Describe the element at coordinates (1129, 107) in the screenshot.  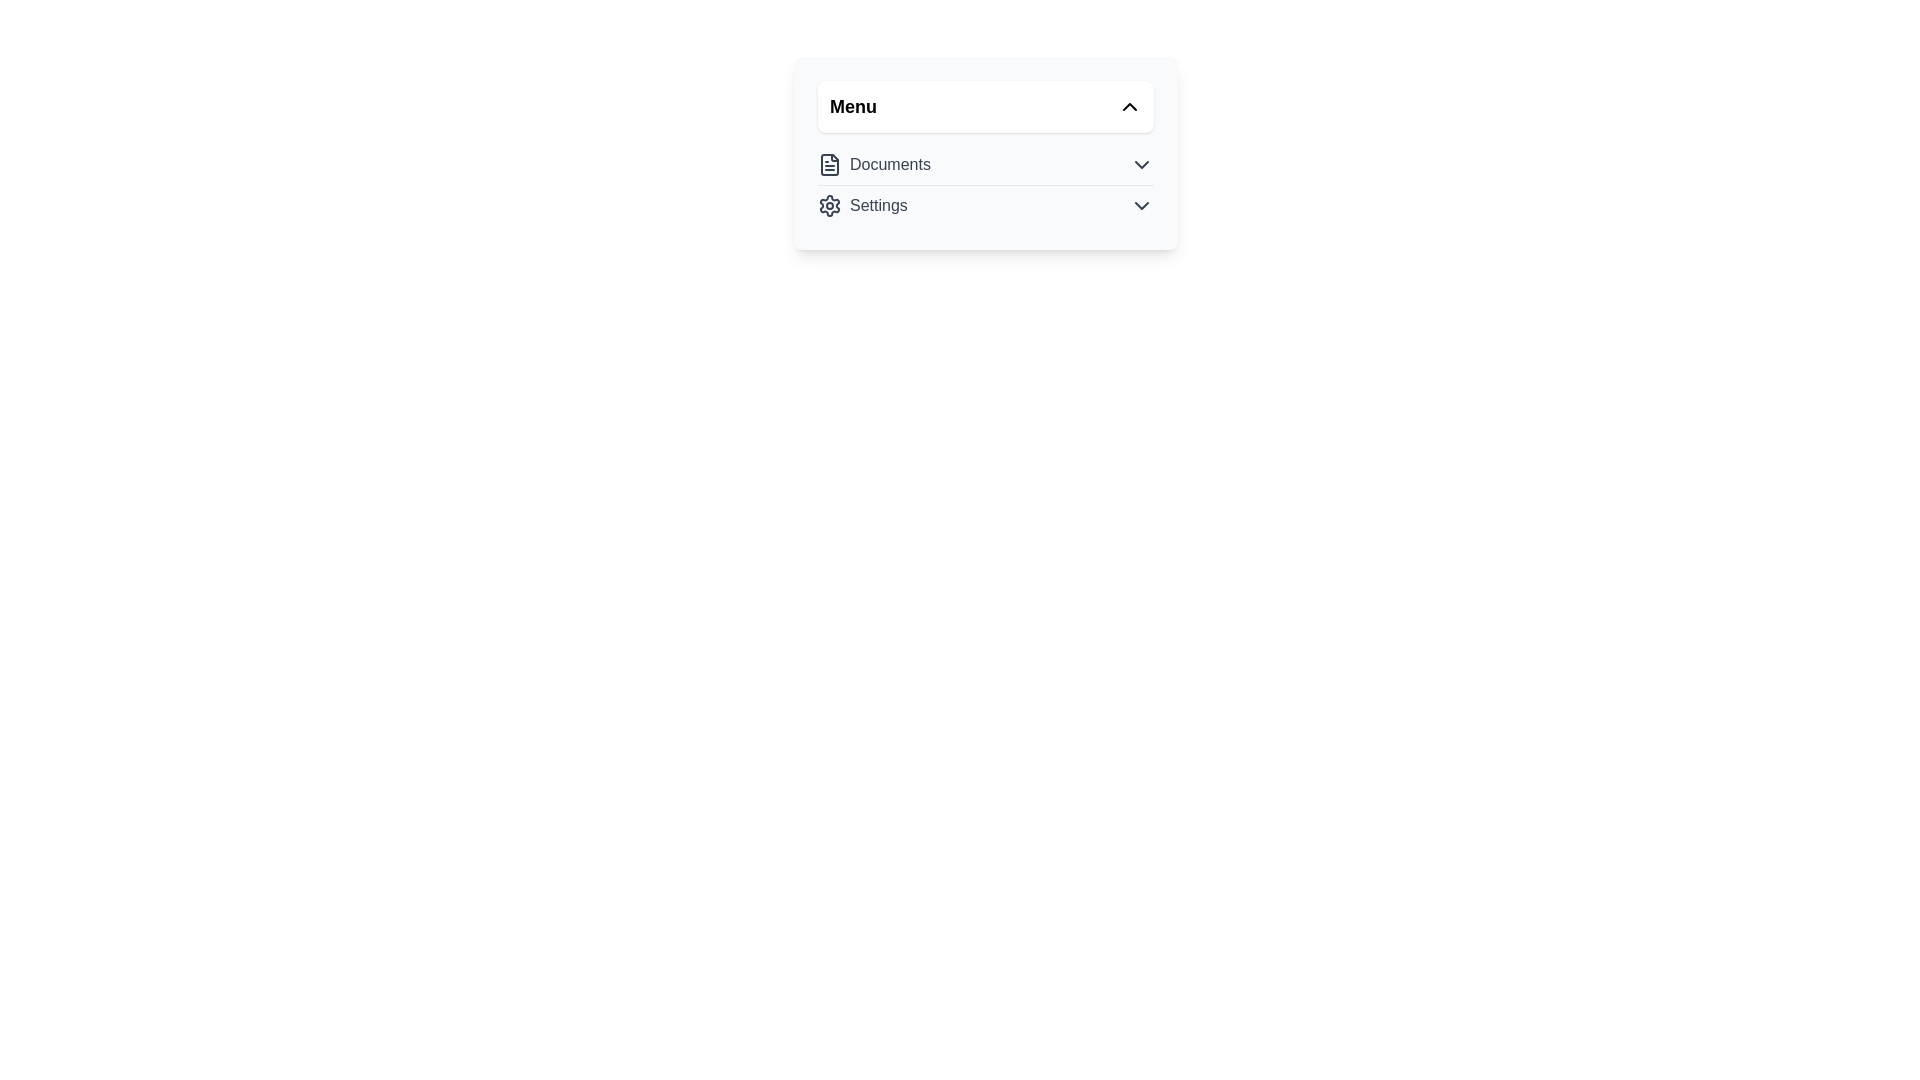
I see `the downward-pointing chevron icon next to the 'Menu' label in the header bar` at that location.